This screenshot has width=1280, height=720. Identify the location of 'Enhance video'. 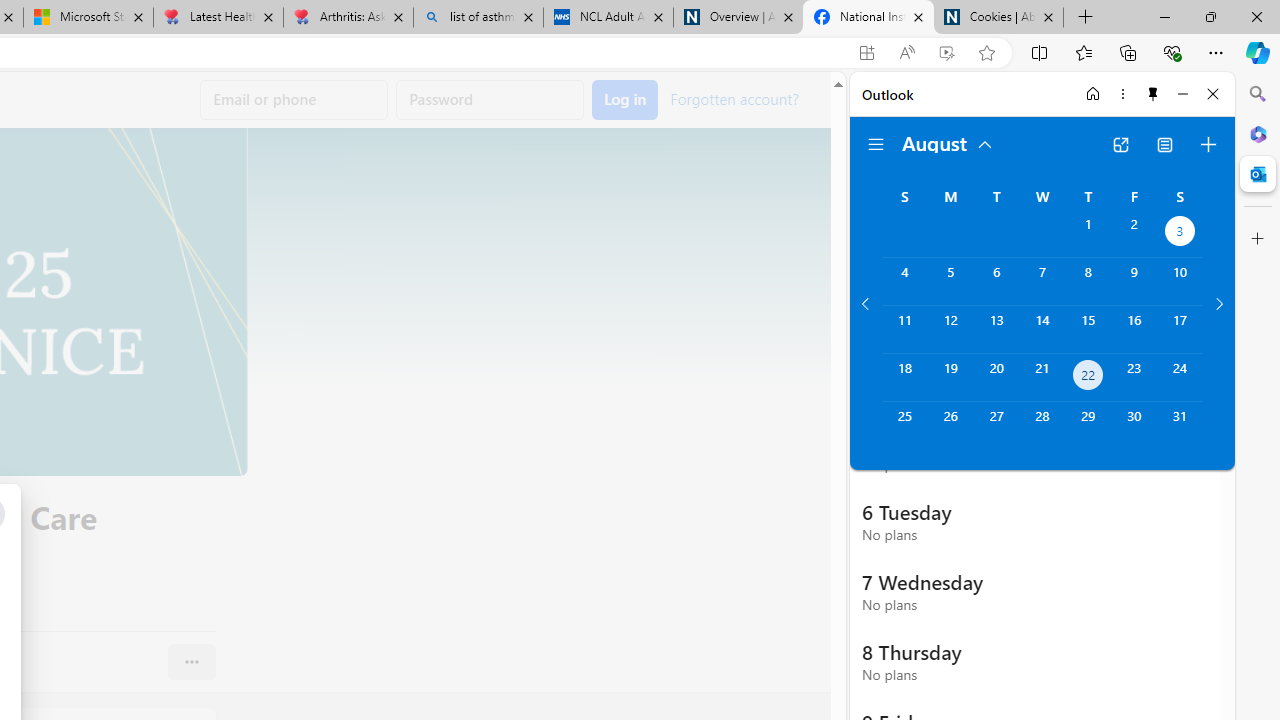
(945, 52).